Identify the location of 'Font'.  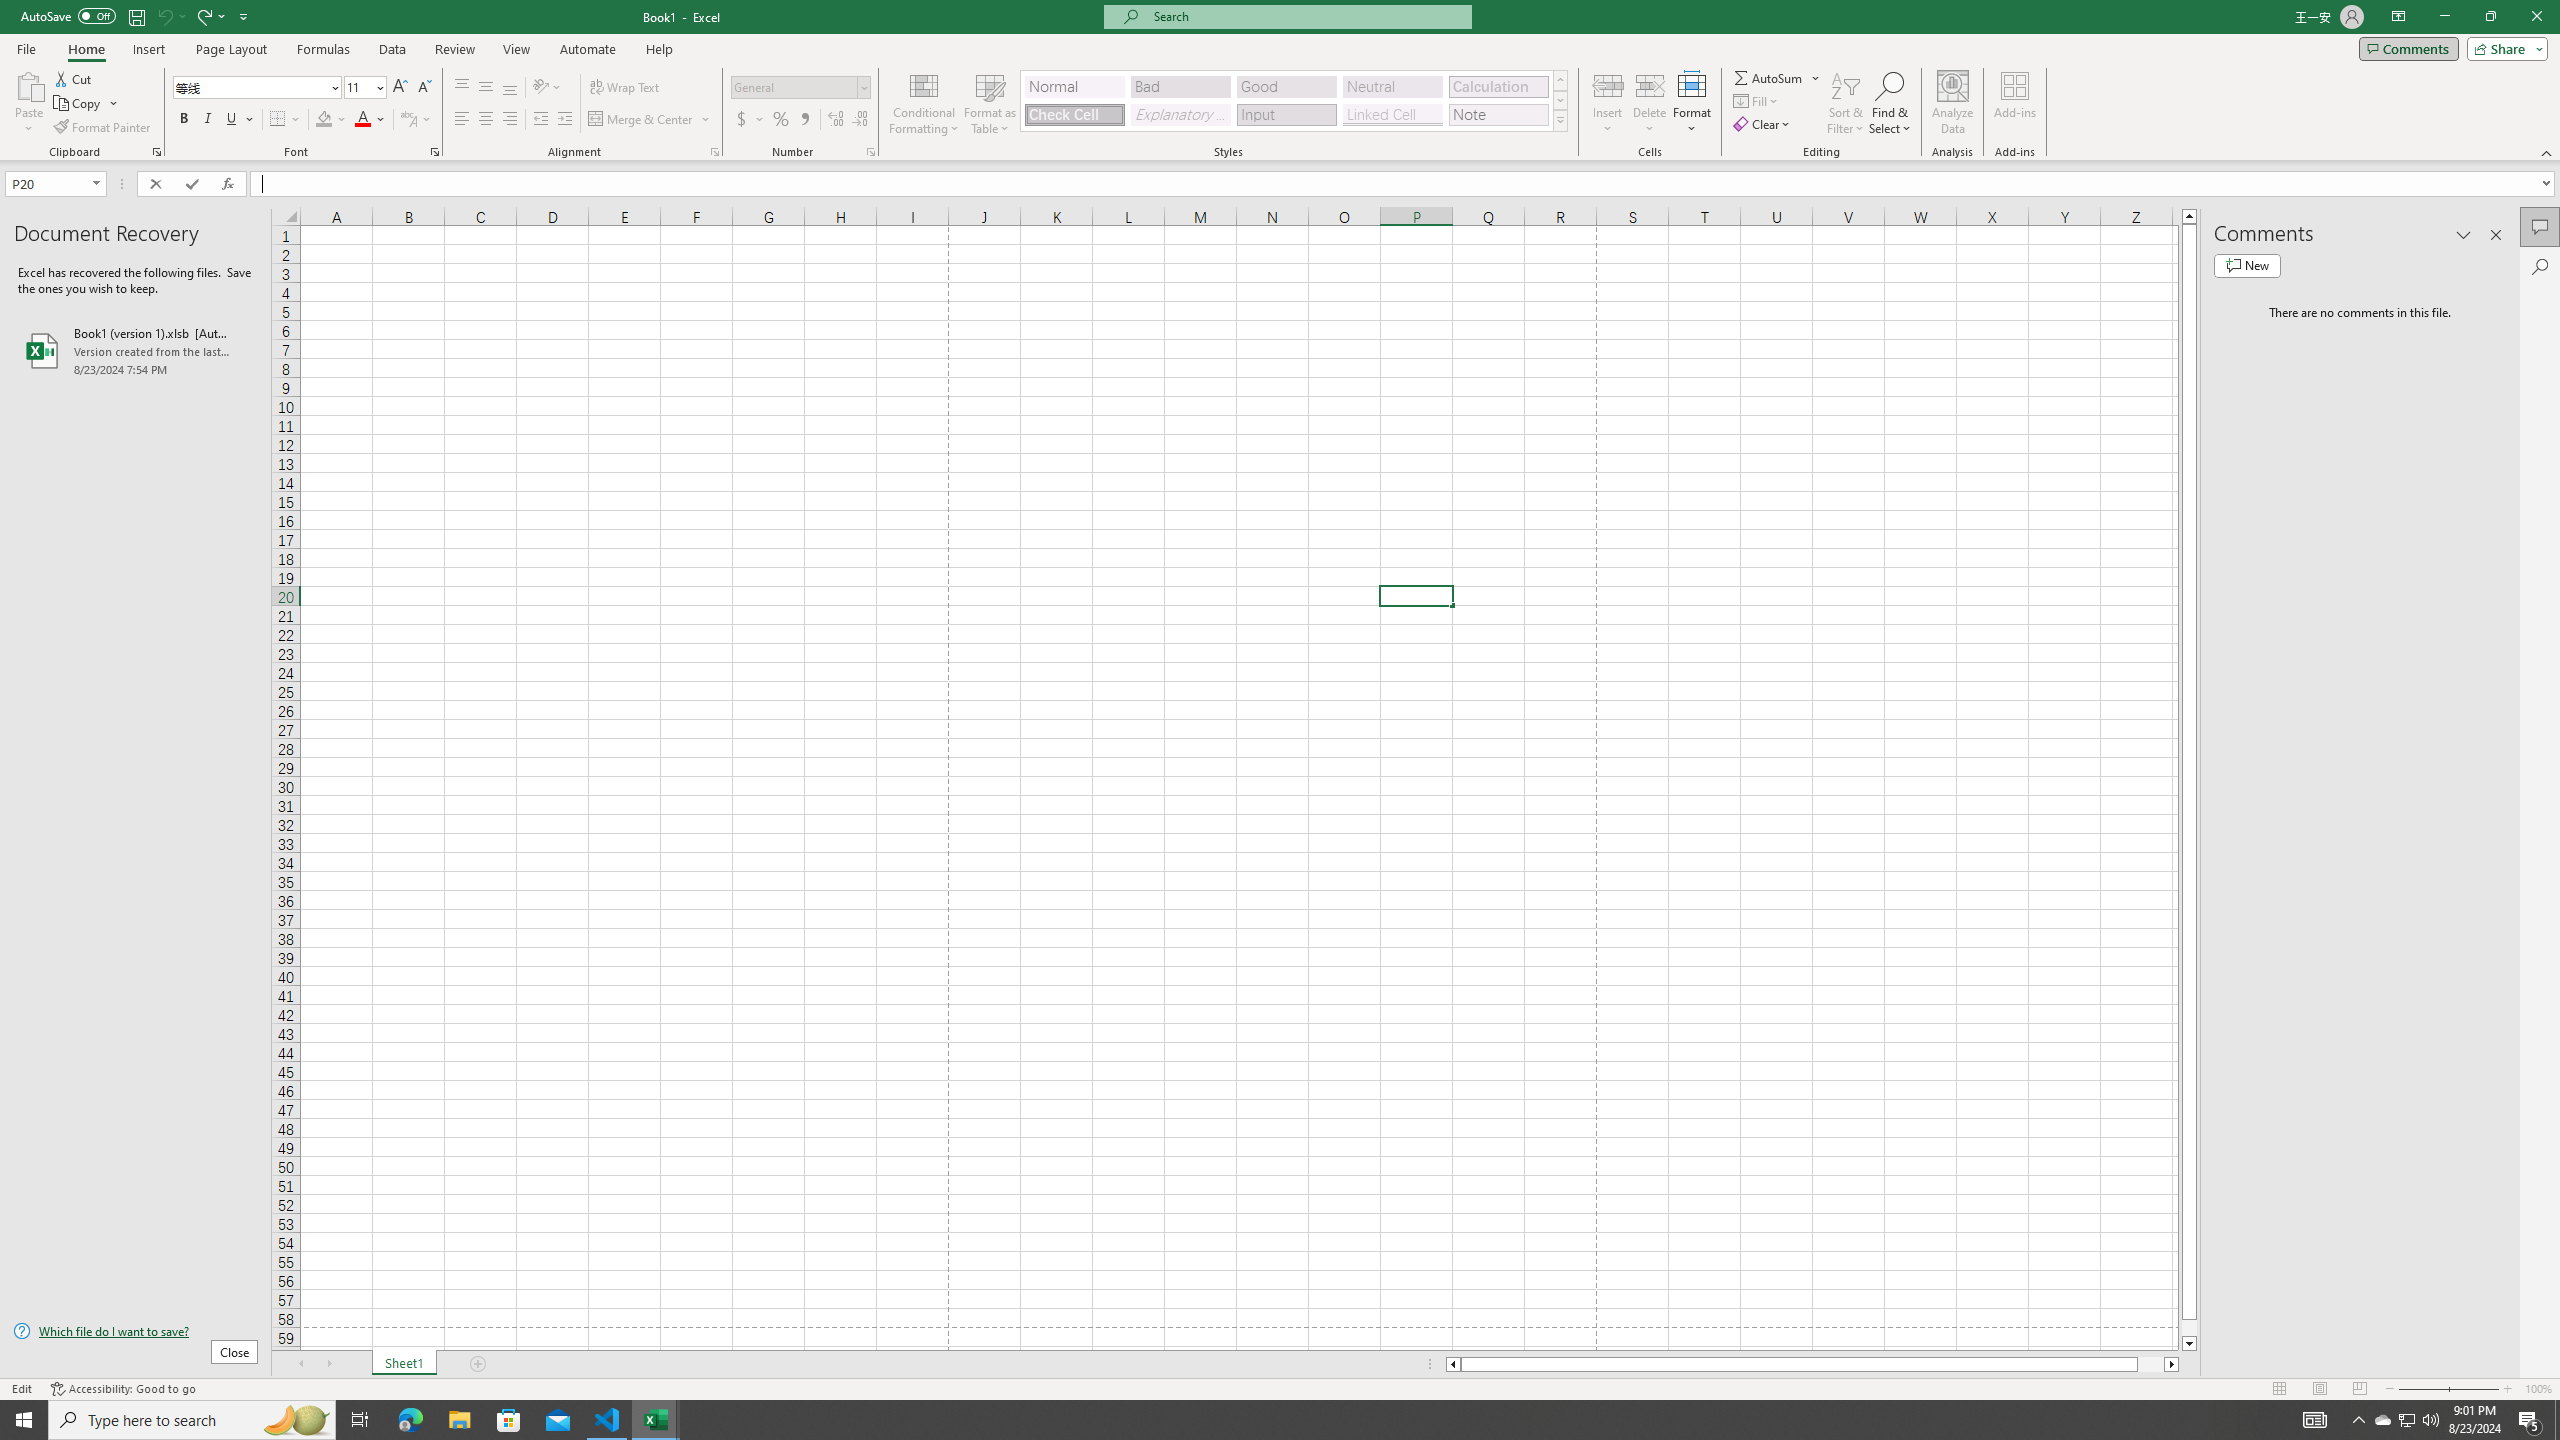
(249, 87).